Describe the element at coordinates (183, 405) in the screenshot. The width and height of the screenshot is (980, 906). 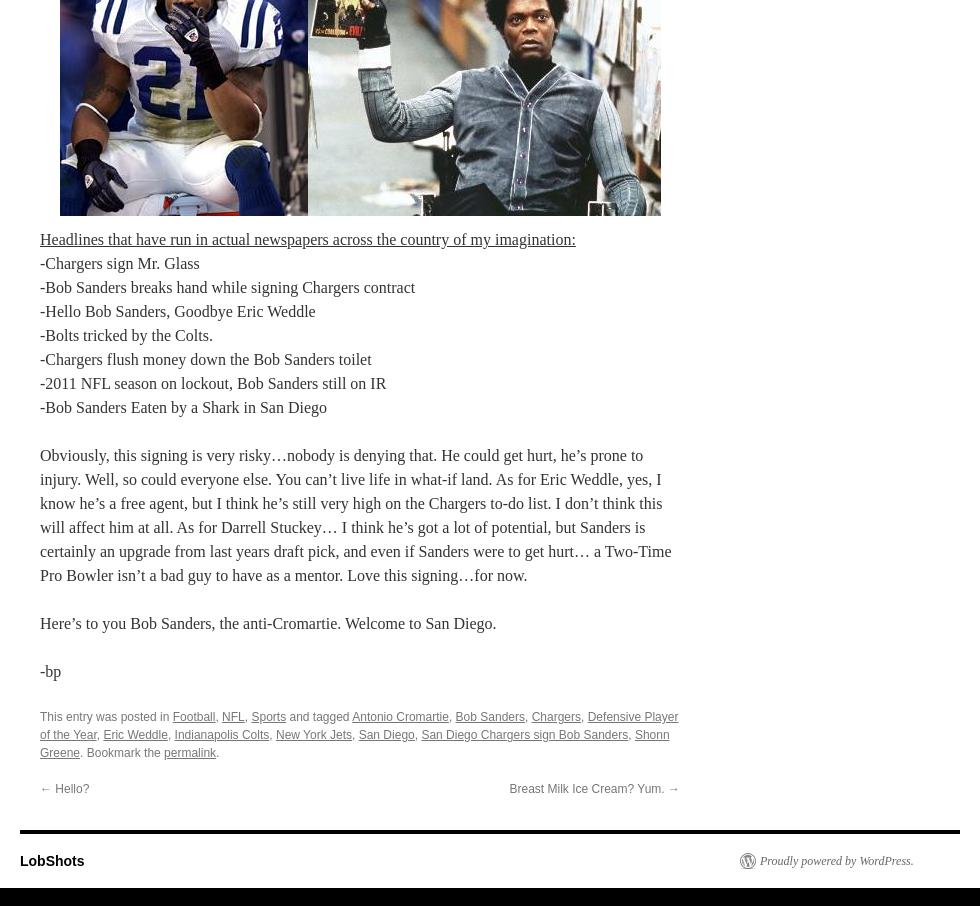
I see `'-Bob Sanders Eaten by a Shark in San Diego'` at that location.